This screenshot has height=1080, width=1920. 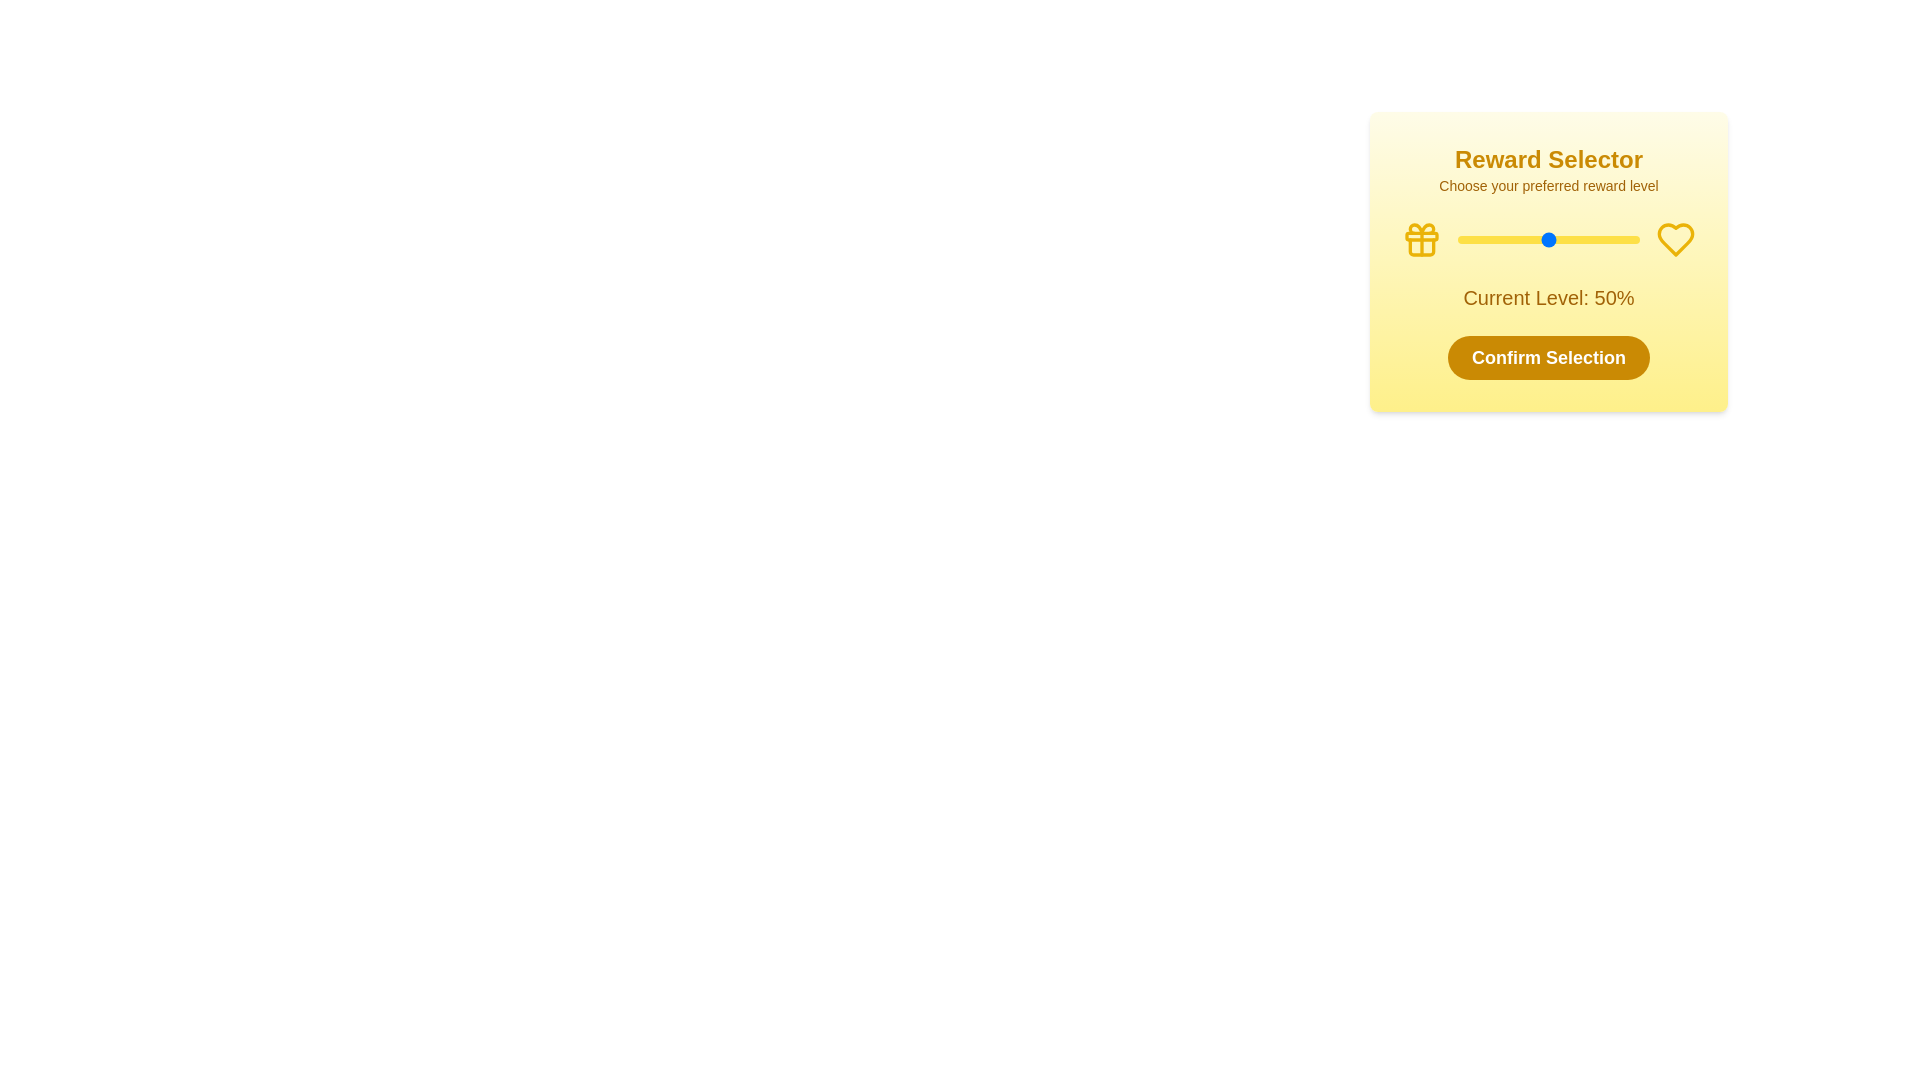 What do you see at coordinates (1420, 238) in the screenshot?
I see `the gift box icon with a yellow outline and a bow, located at the leftmost end of the horizontal arrangement within the 'Reward Selector' card` at bounding box center [1420, 238].